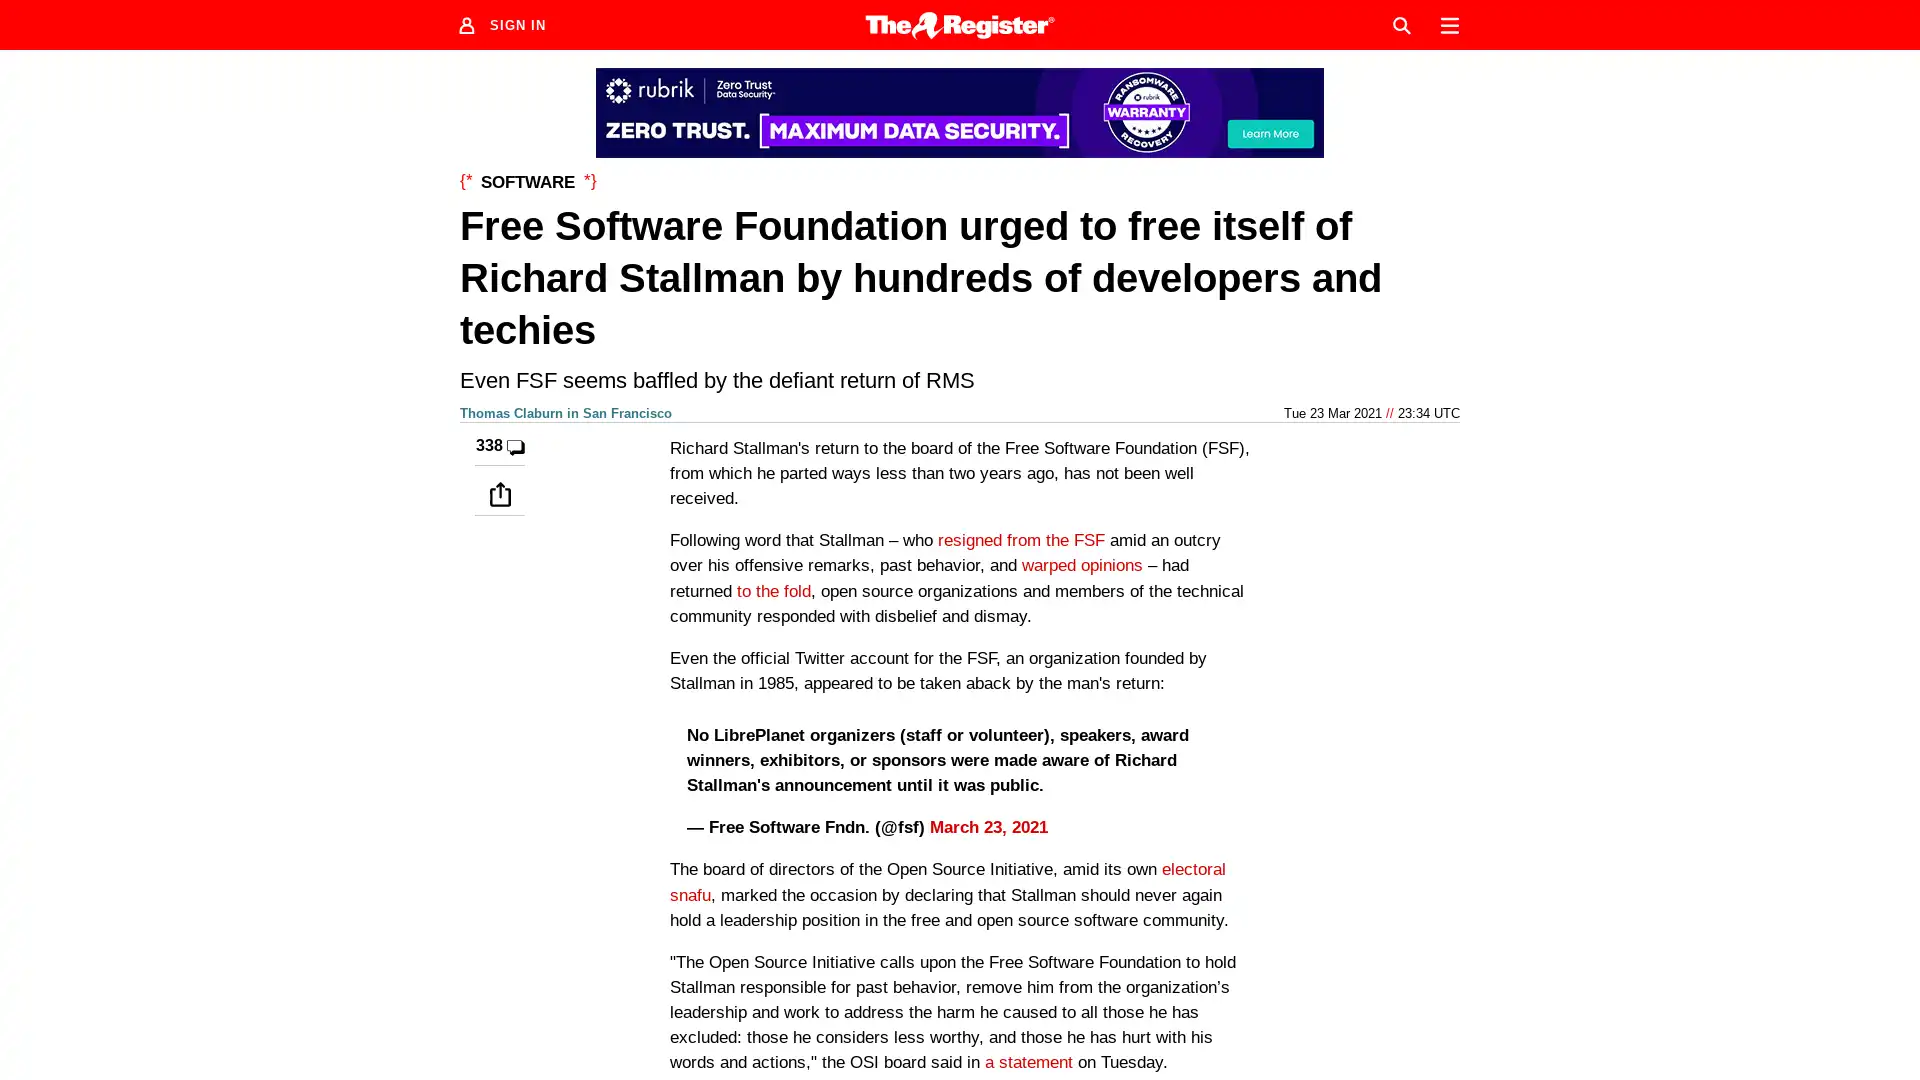 This screenshot has height=1080, width=1920. I want to click on Share this story, so click(499, 493).